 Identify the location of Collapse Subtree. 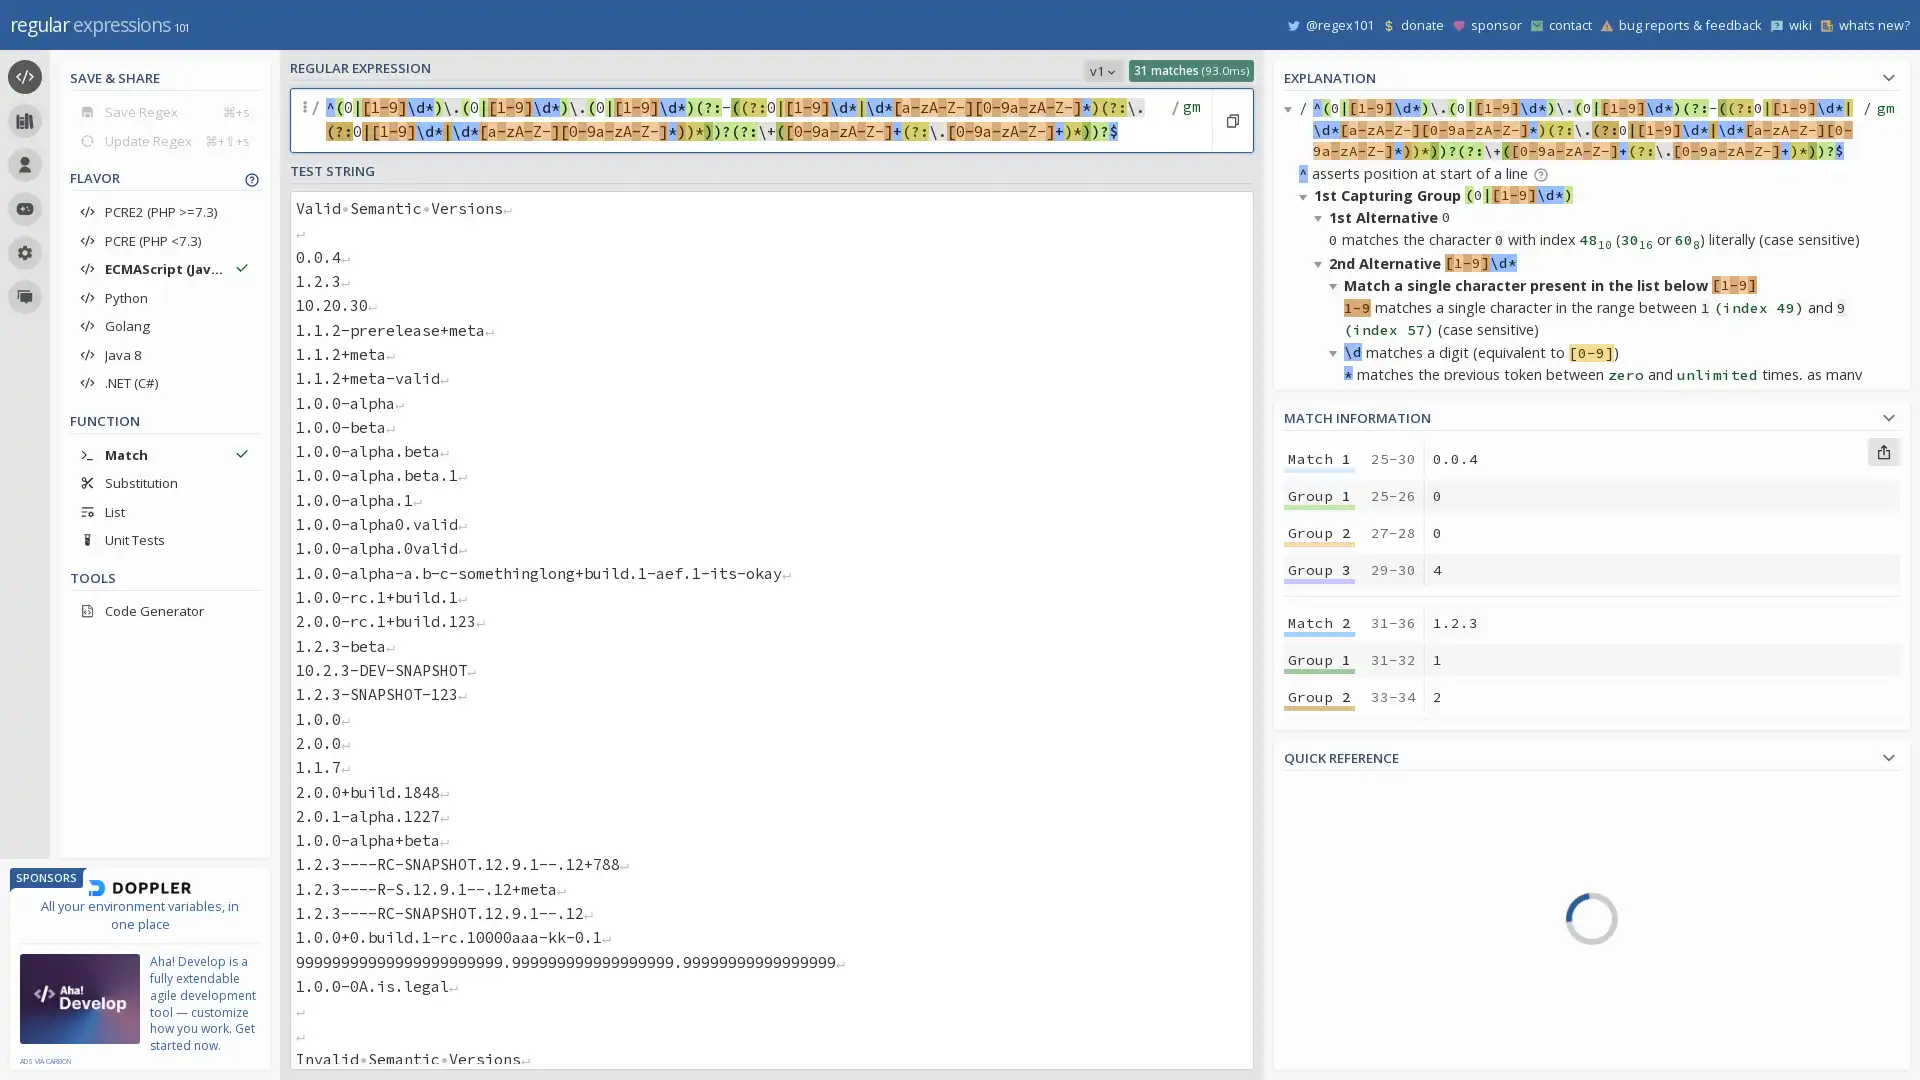
(1336, 285).